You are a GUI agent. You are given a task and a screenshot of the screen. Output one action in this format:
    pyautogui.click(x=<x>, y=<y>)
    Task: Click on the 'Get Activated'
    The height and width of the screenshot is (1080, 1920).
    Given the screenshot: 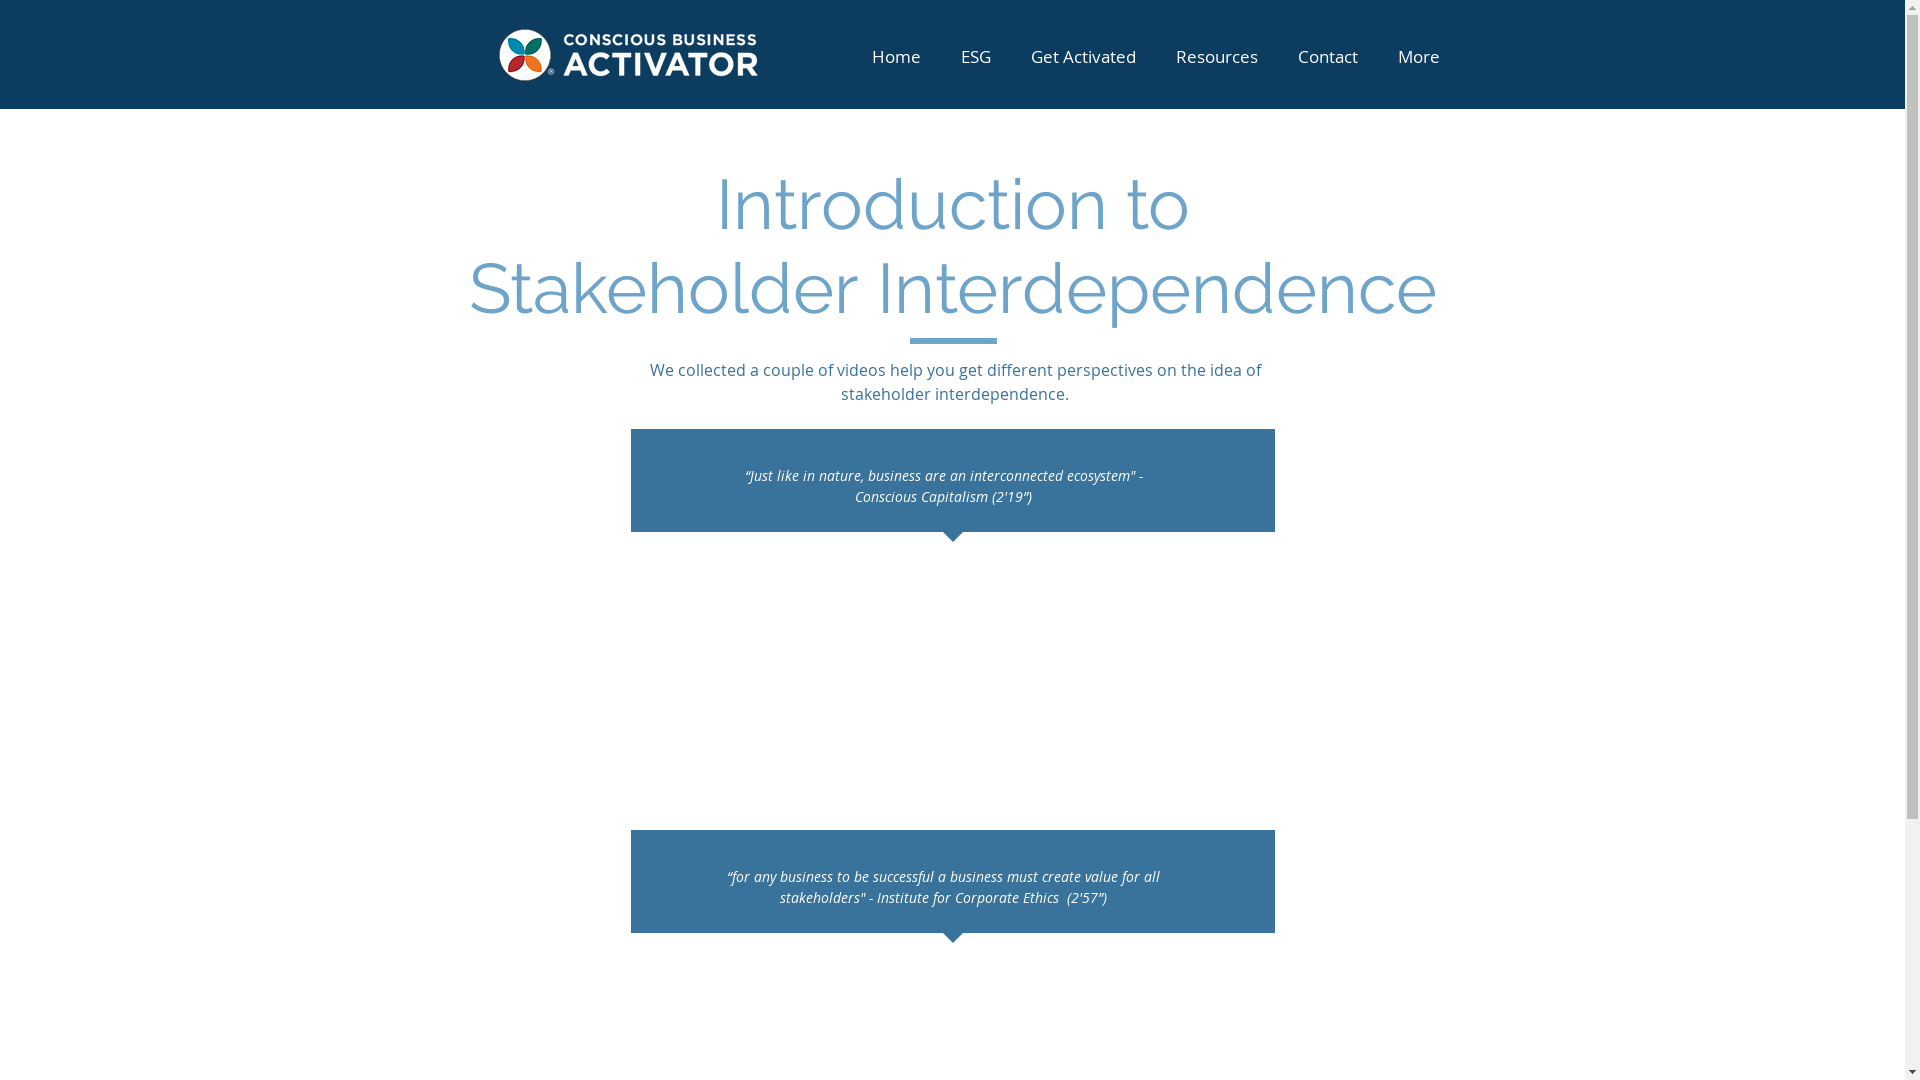 What is the action you would take?
    pyautogui.click(x=1081, y=55)
    